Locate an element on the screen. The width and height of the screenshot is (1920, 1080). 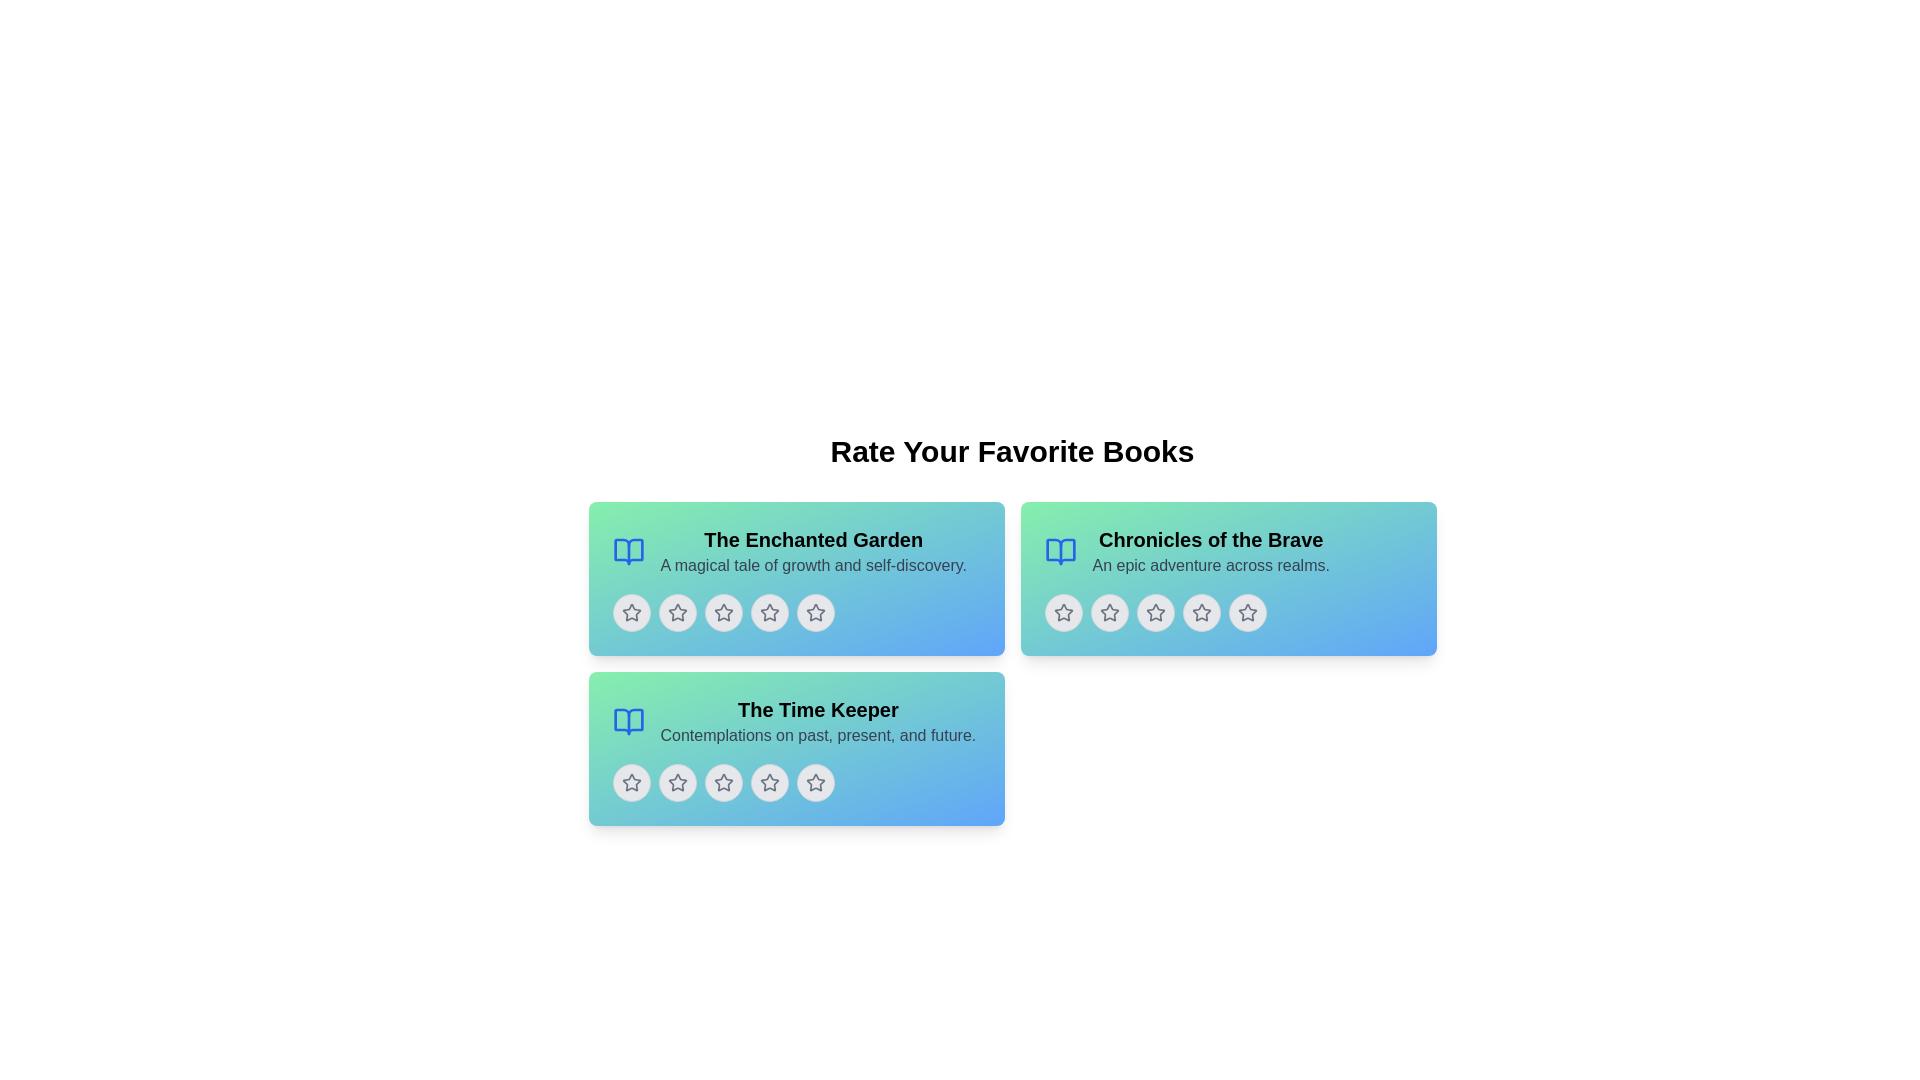
the first star rating icon in the row of five, located beneath the text 'The Time Keeper' is located at coordinates (630, 782).